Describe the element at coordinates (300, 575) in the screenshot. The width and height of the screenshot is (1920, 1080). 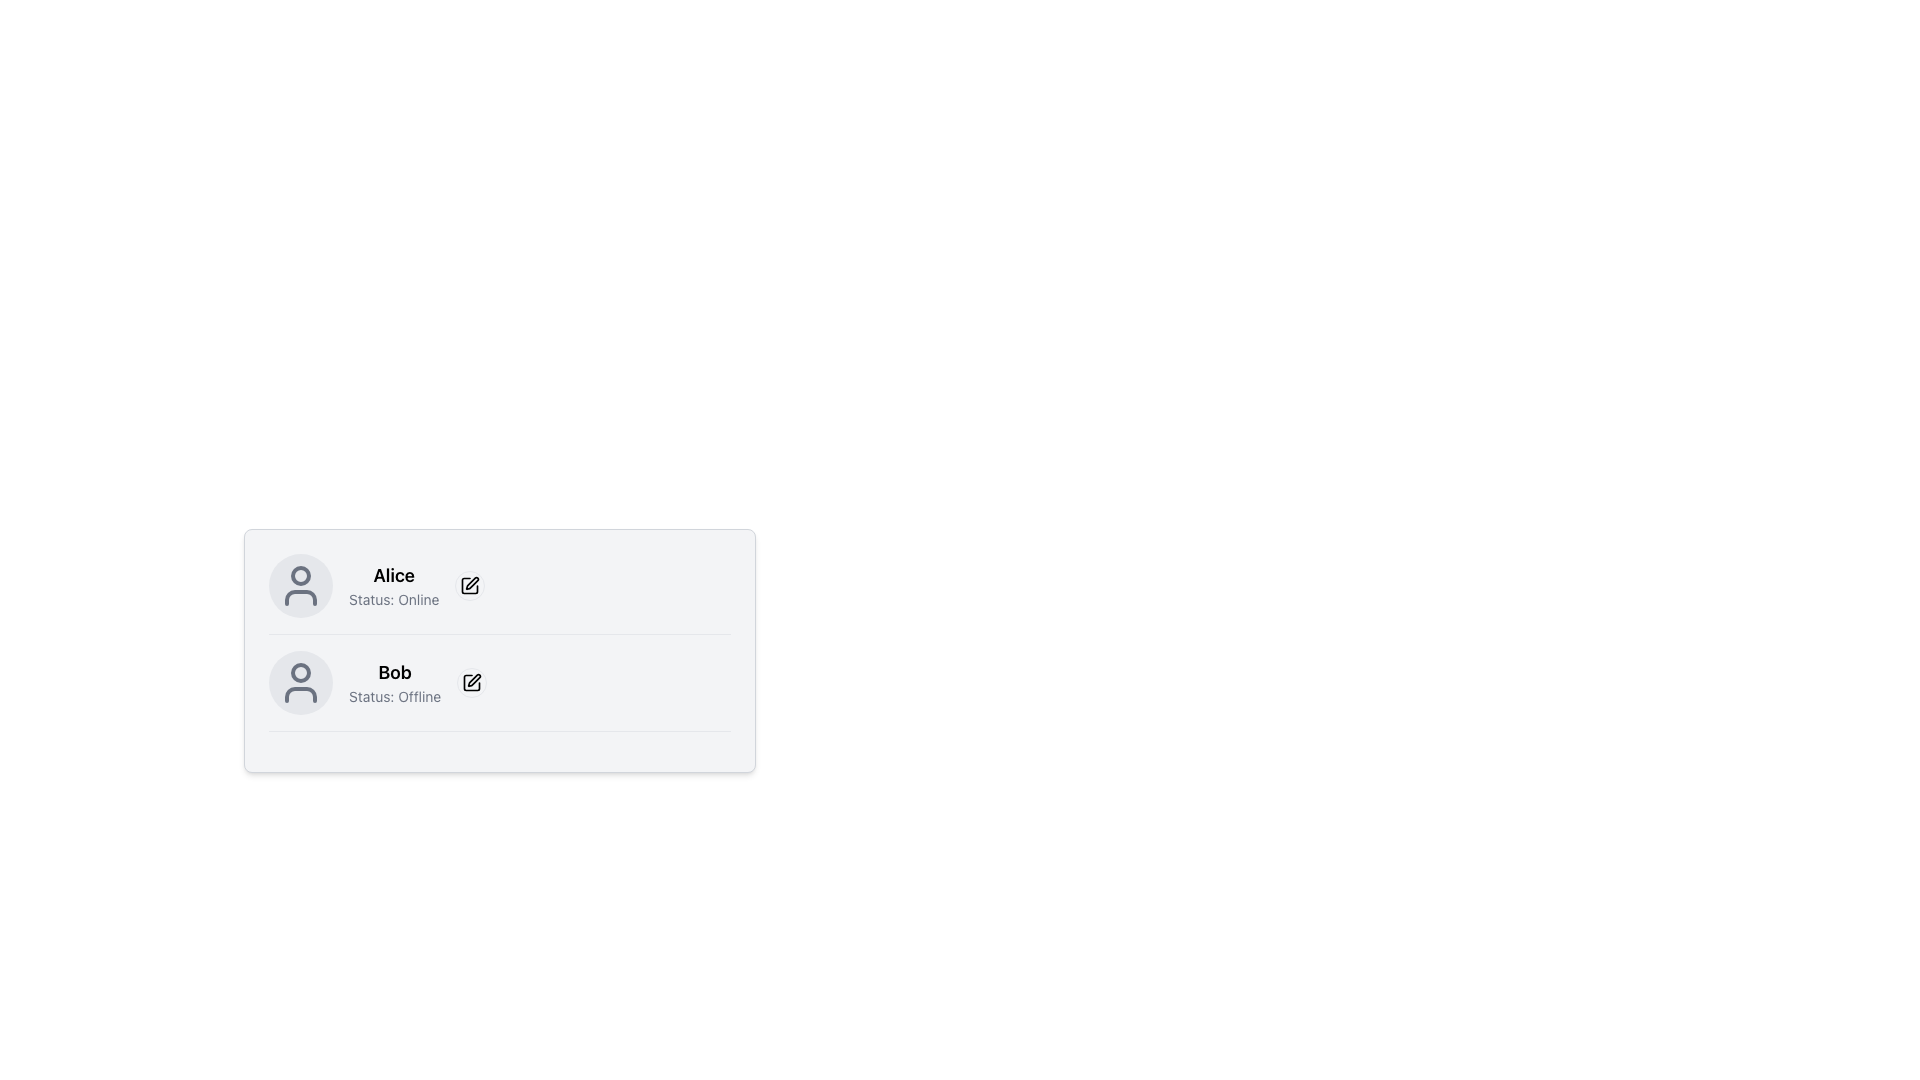
I see `the circular graphic within the user profile icon, which is the first item in the user list` at that location.